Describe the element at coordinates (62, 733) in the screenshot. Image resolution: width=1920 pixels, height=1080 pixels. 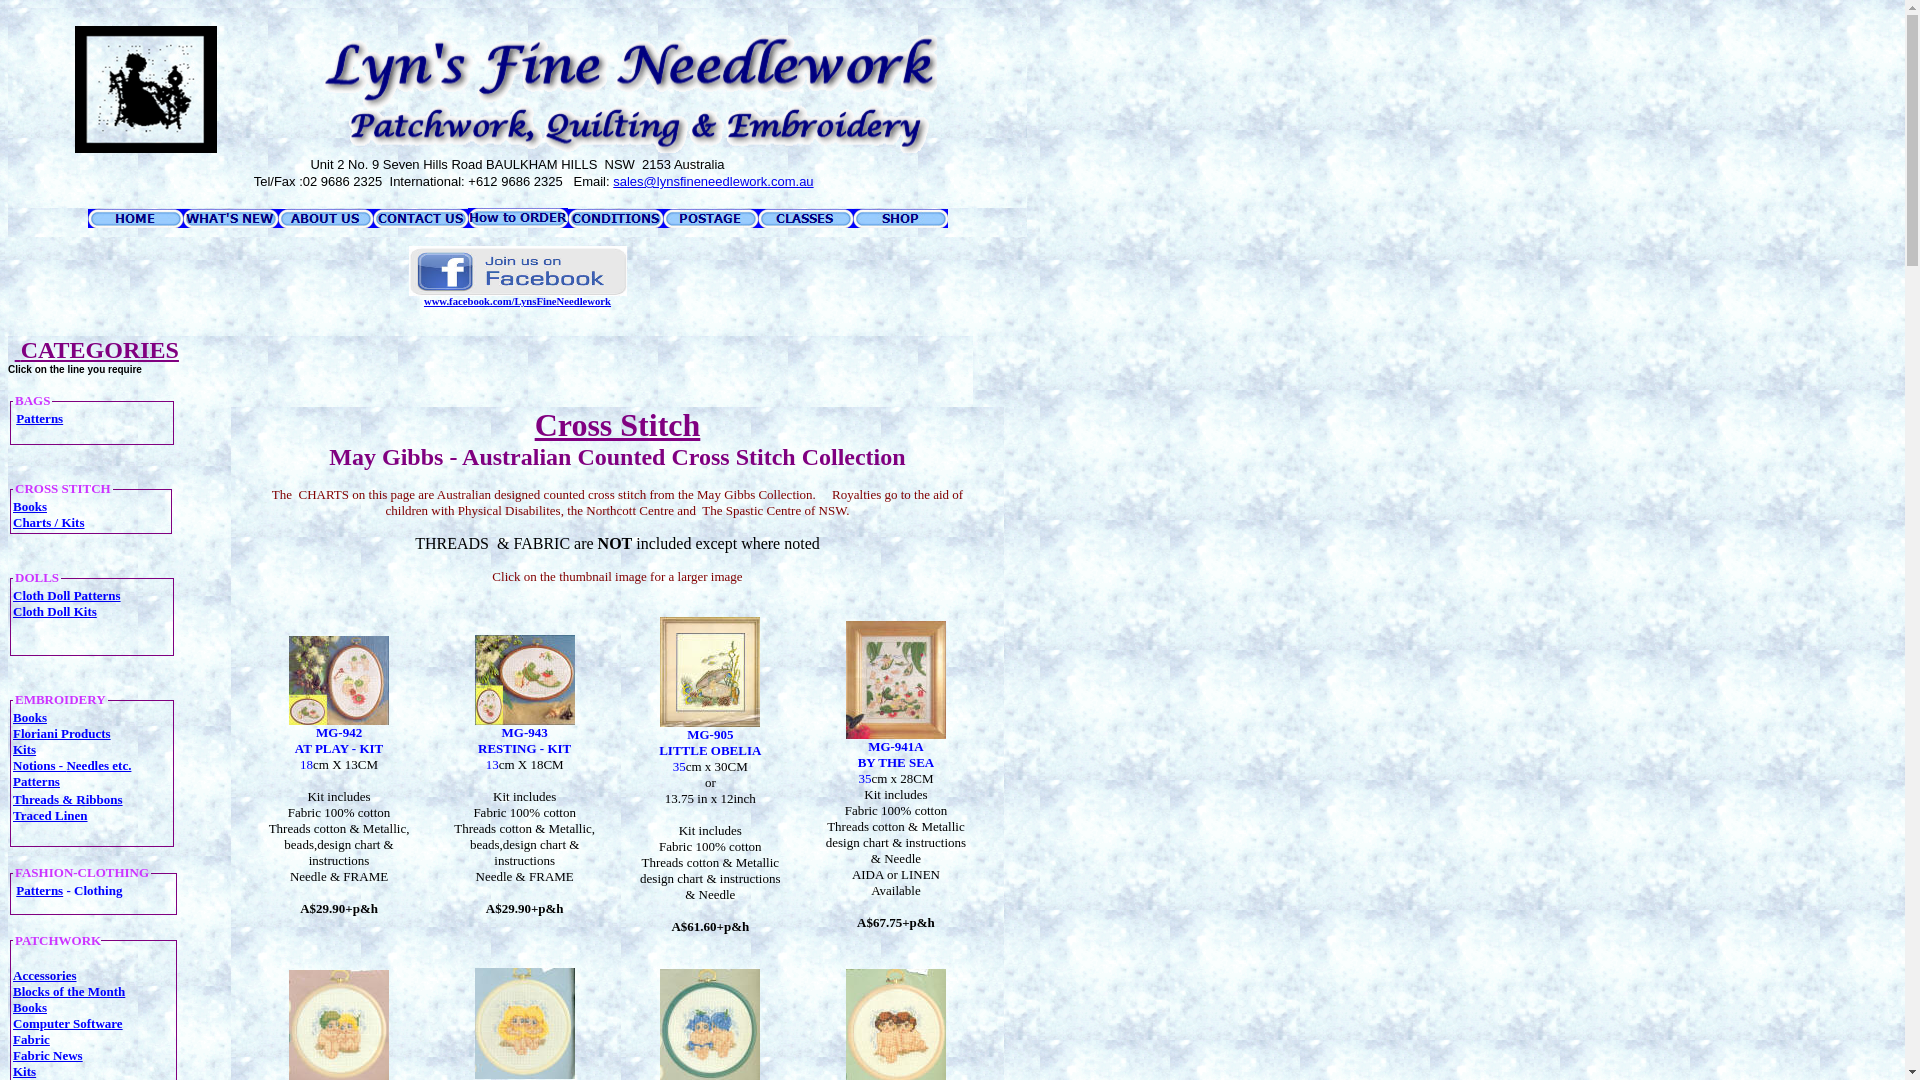
I see `'Floriani Products'` at that location.